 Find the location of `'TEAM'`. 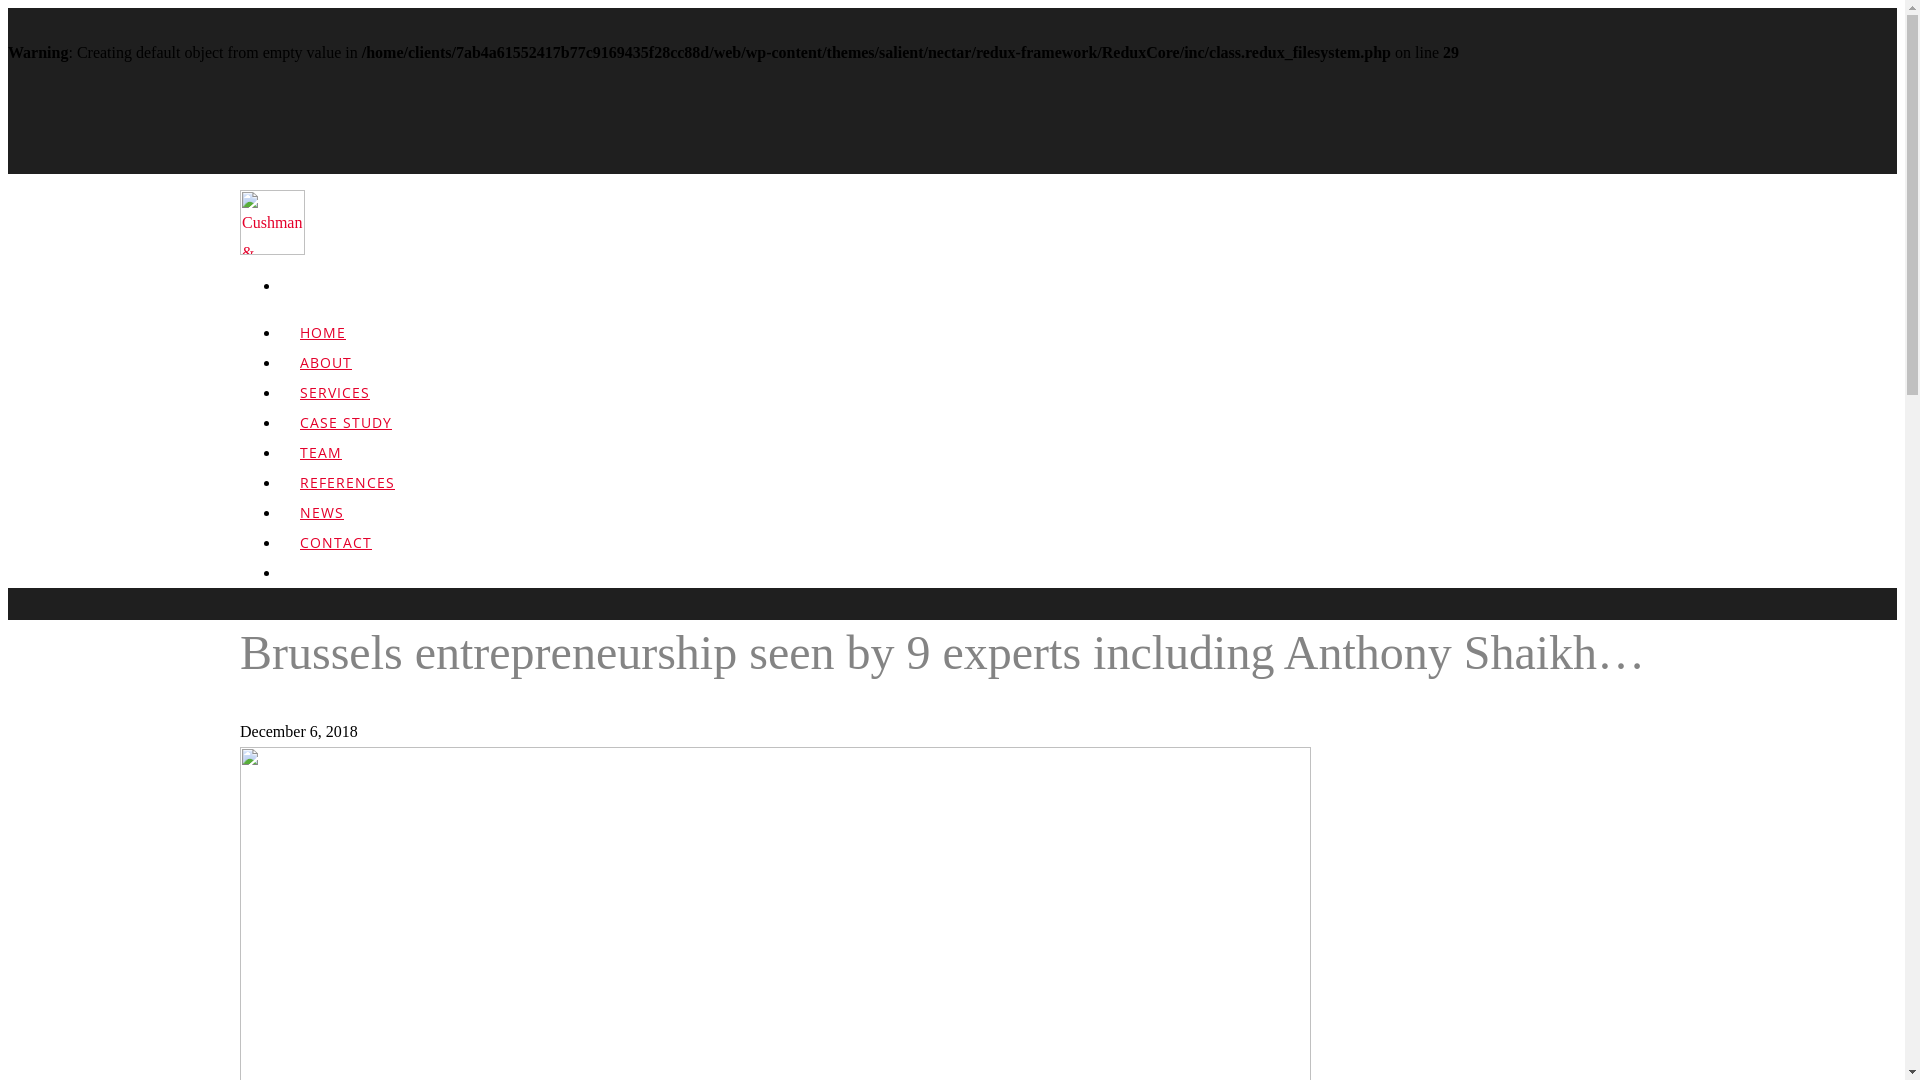

'TEAM' is located at coordinates (321, 466).